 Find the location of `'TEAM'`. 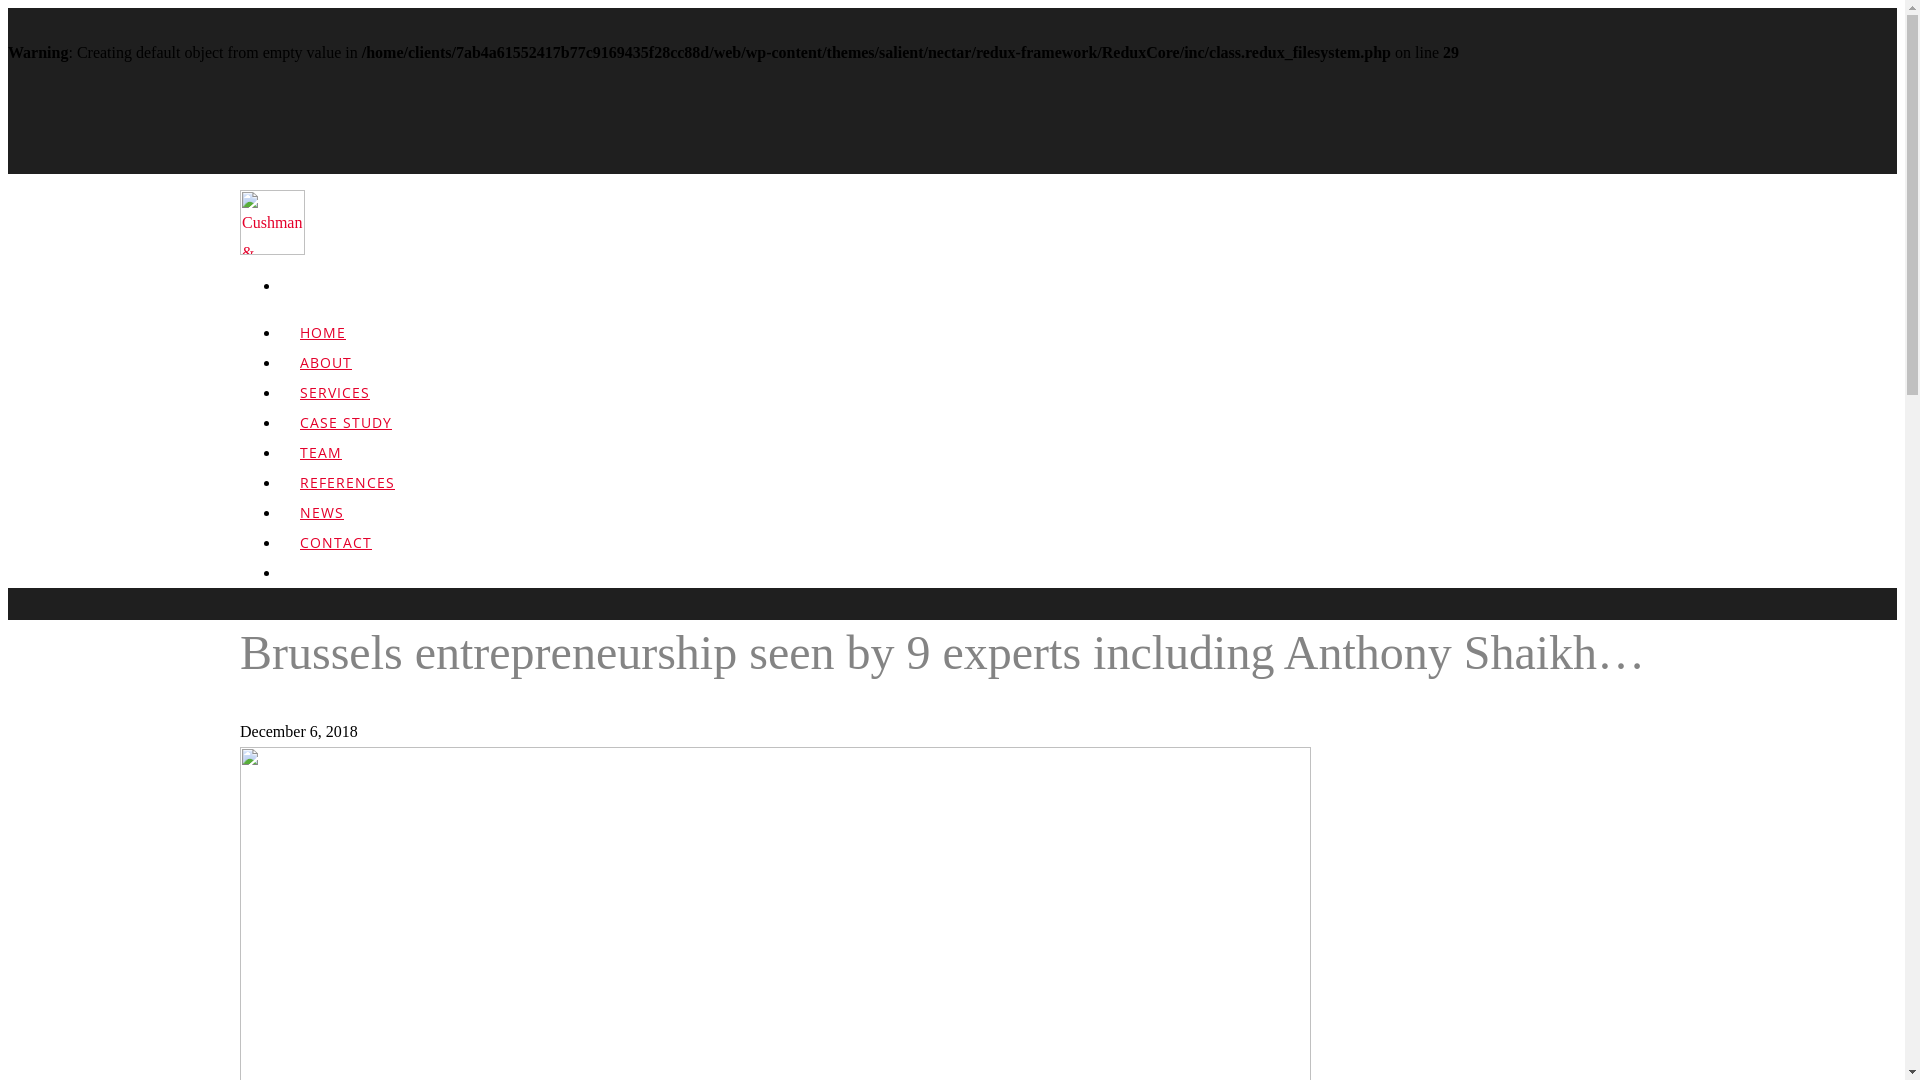

'TEAM' is located at coordinates (321, 466).